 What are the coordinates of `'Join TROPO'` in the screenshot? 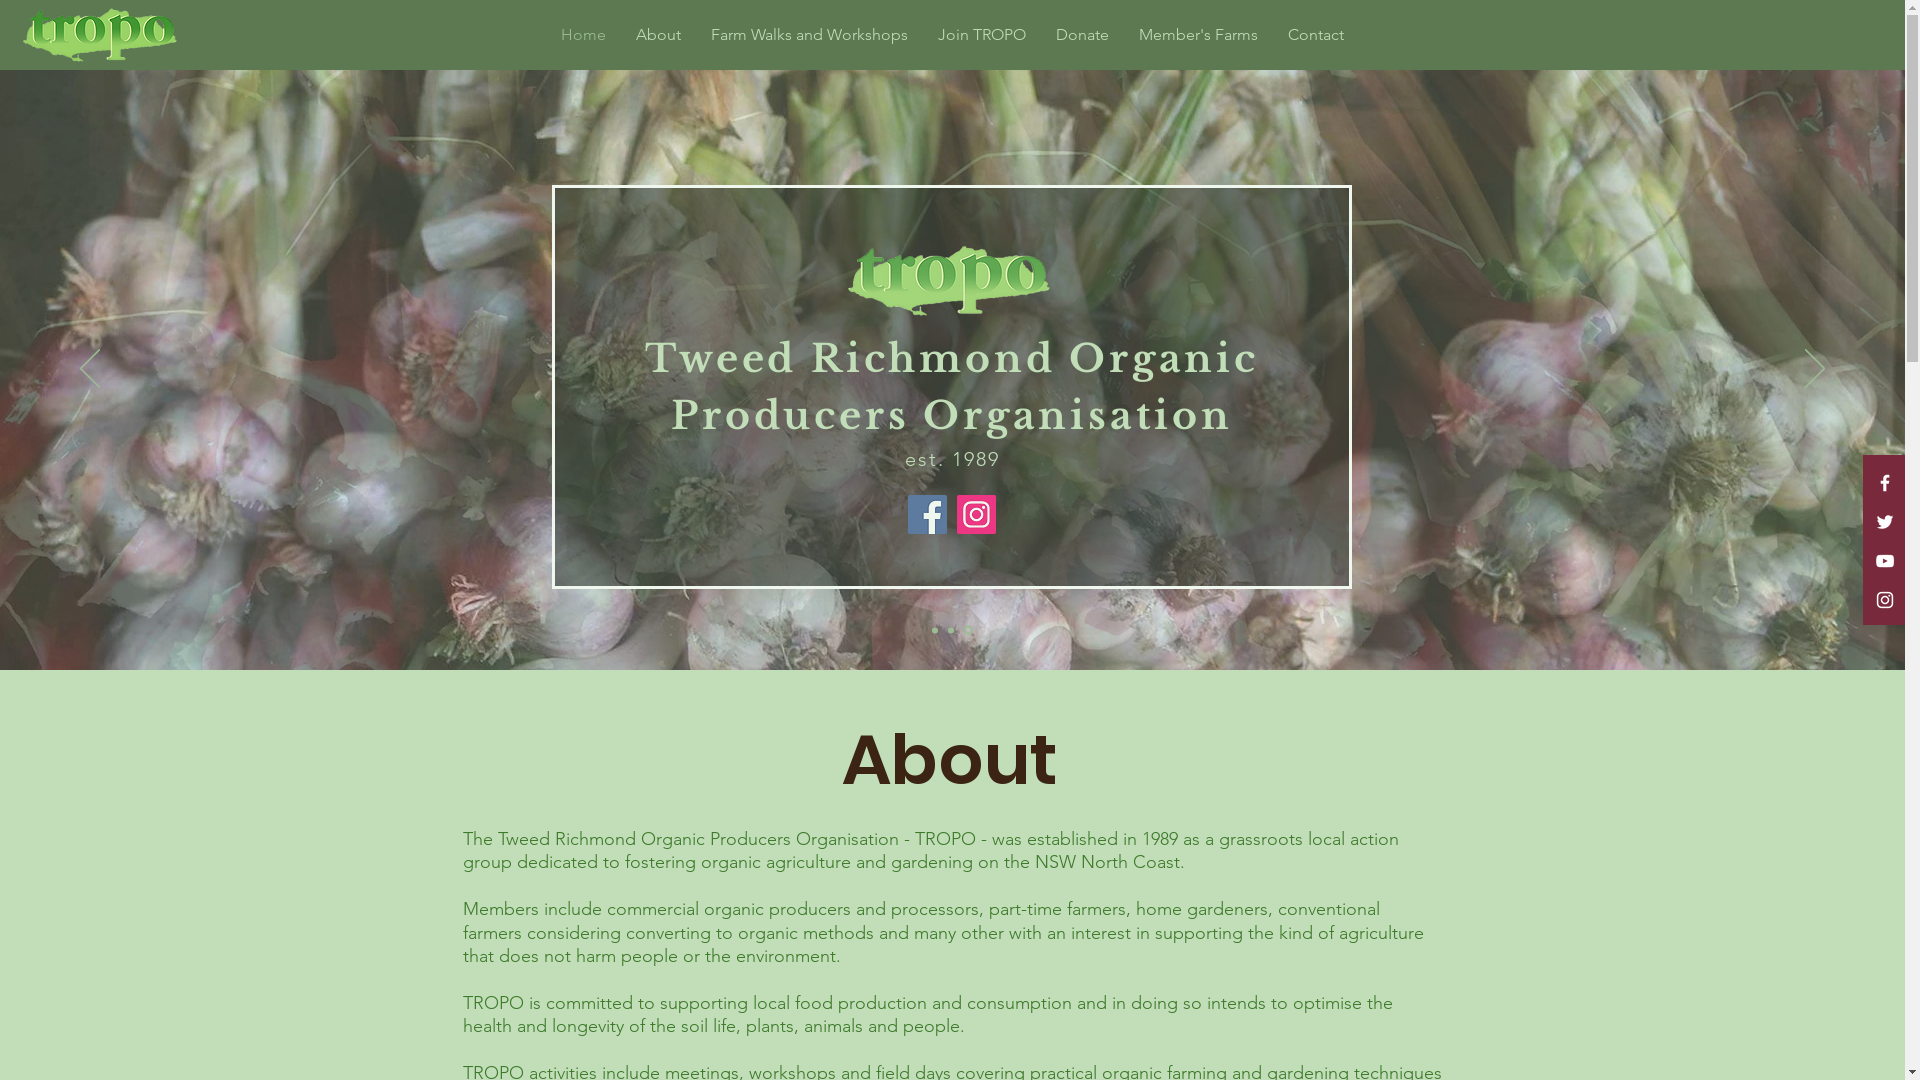 It's located at (982, 34).